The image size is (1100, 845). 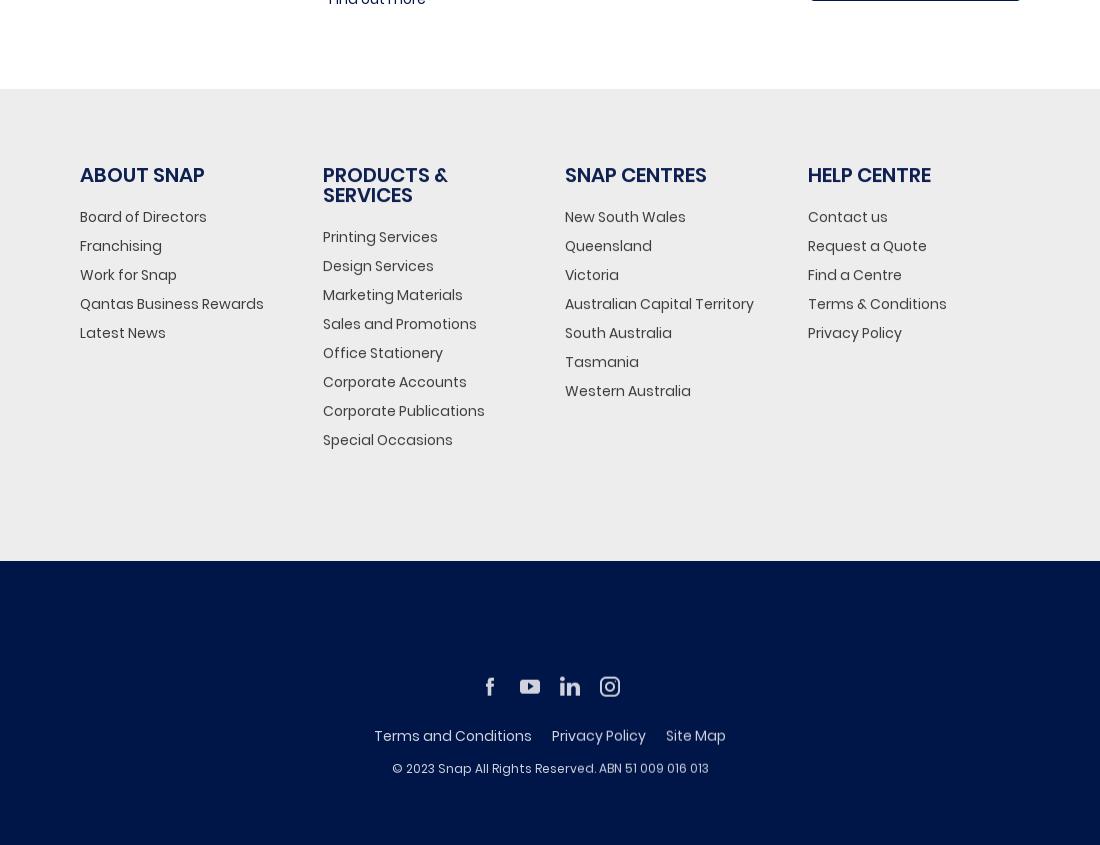 What do you see at coordinates (617, 332) in the screenshot?
I see `'South Australia'` at bounding box center [617, 332].